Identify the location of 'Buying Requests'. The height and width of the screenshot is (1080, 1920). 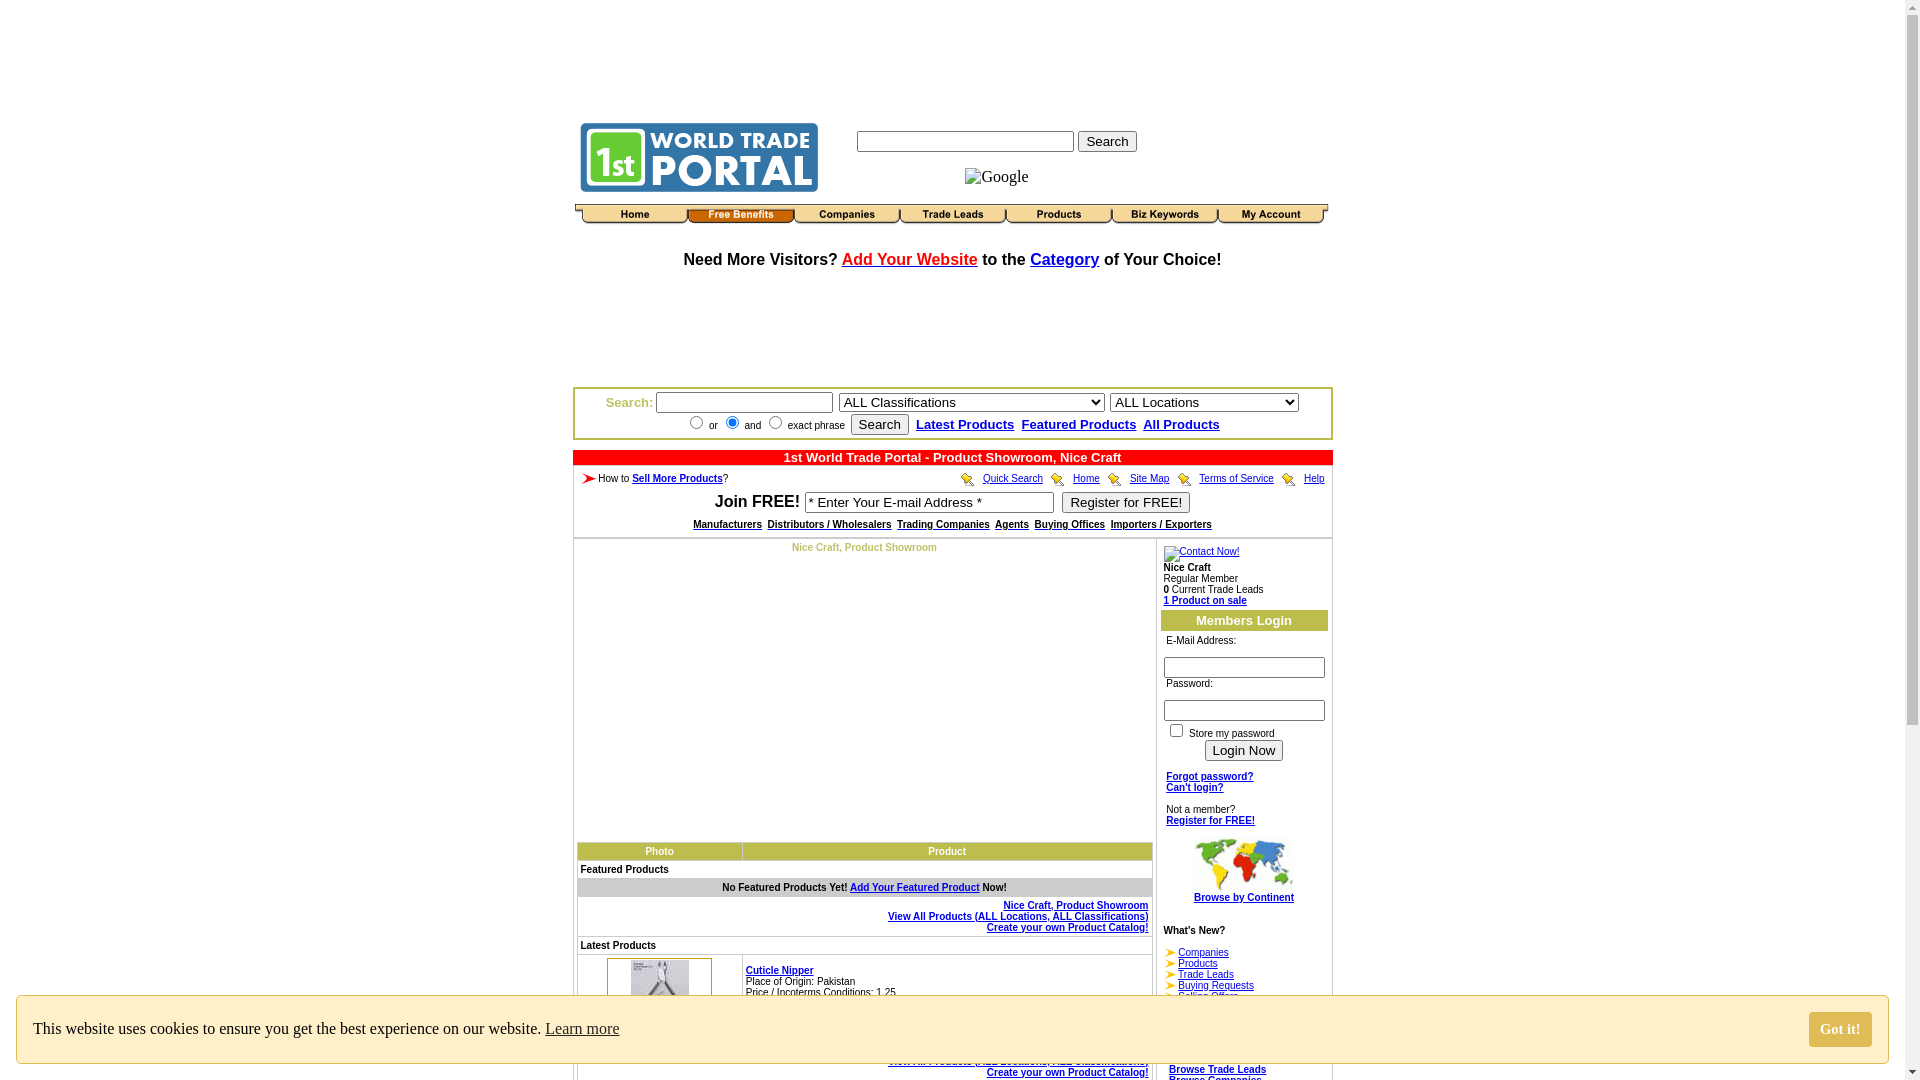
(1214, 984).